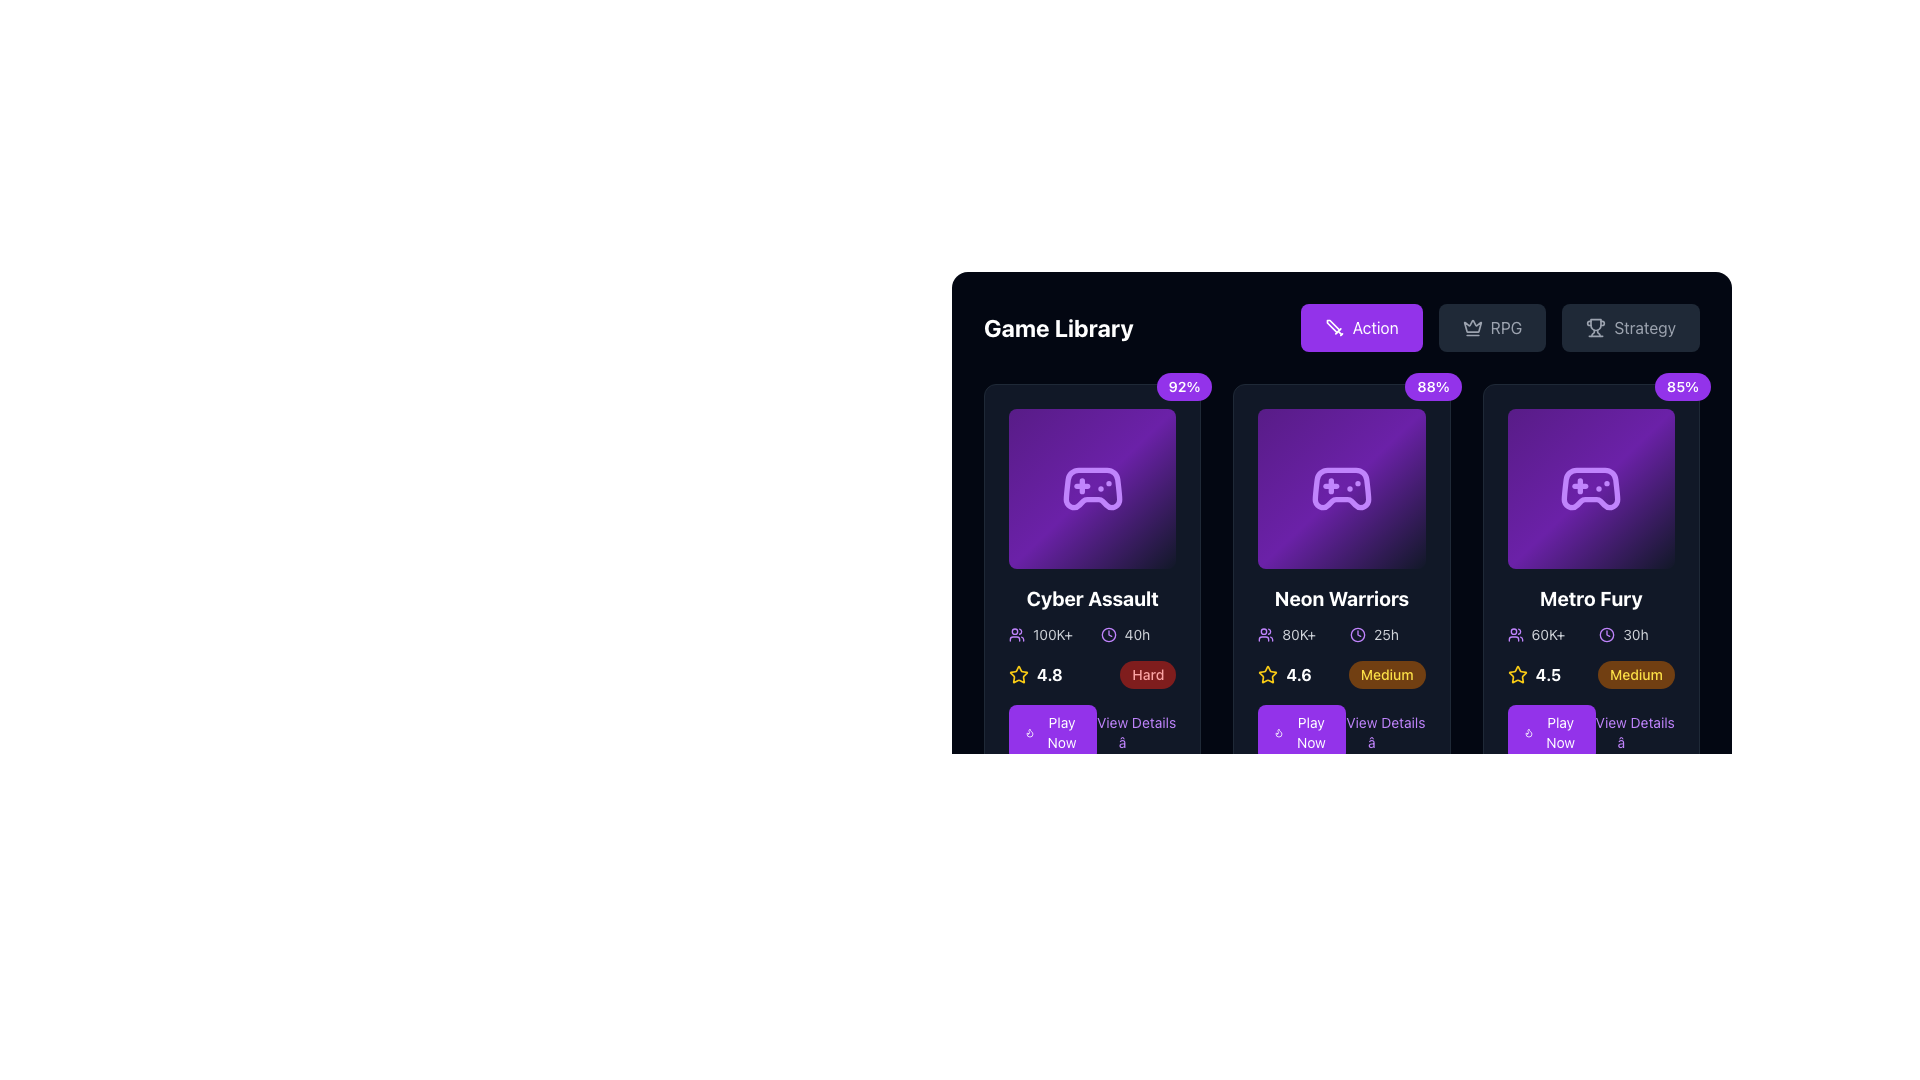 This screenshot has width=1920, height=1080. Describe the element at coordinates (1138, 635) in the screenshot. I see `the informational element featuring a small purple clock icon followed by the text '40h' in light gray, located within the 'Cyber Assault' game card` at that location.